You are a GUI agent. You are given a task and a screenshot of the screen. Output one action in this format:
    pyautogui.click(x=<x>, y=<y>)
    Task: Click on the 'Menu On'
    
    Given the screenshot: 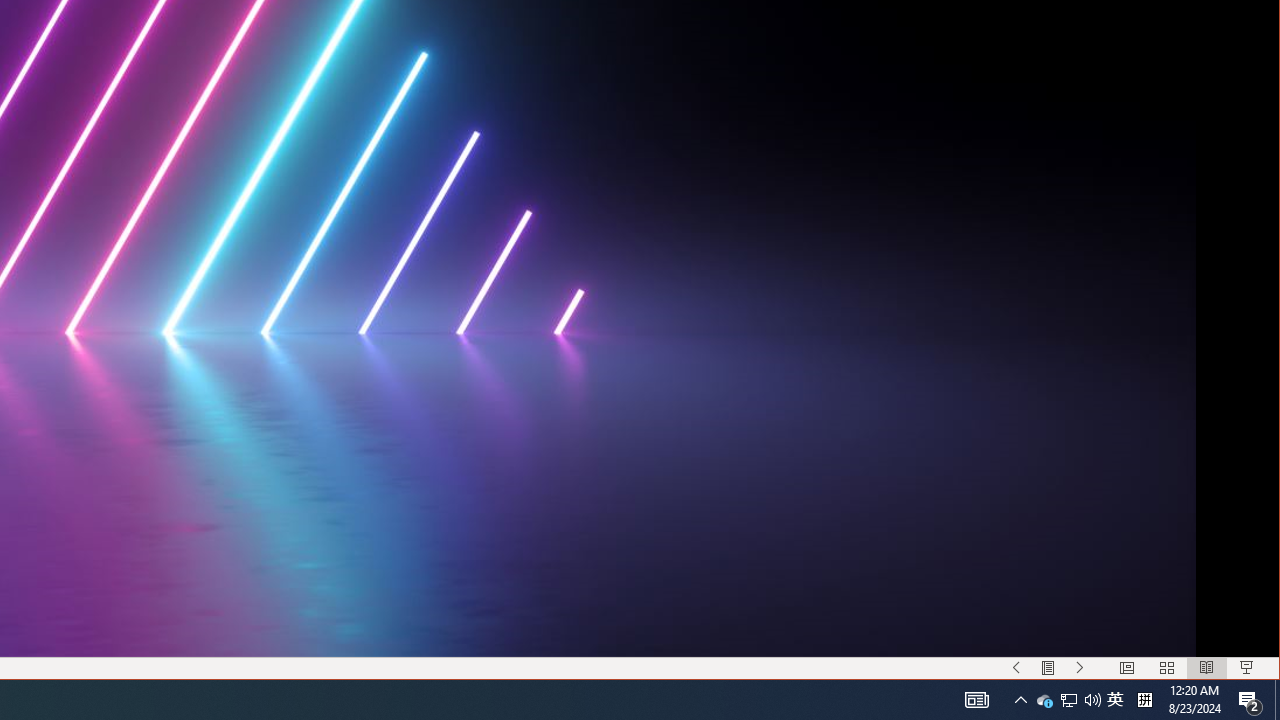 What is the action you would take?
    pyautogui.click(x=1047, y=668)
    